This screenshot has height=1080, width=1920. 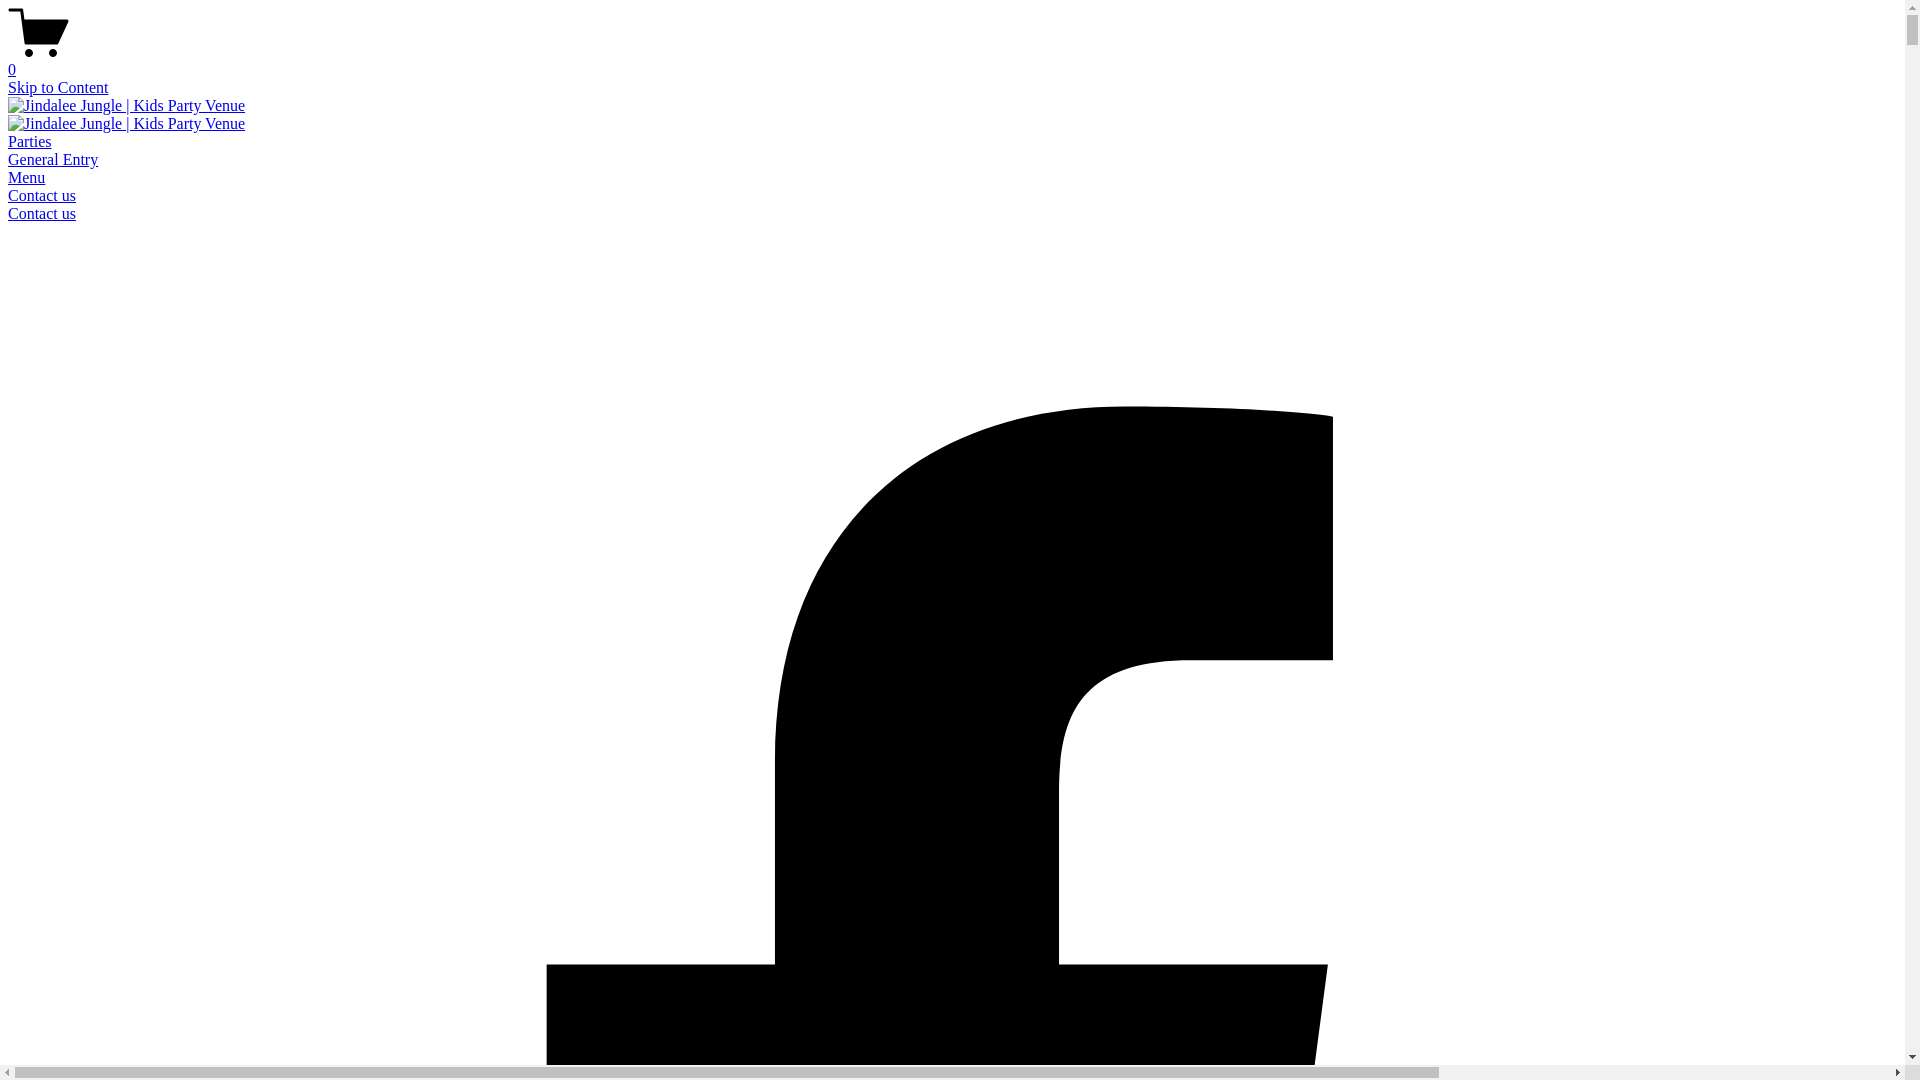 What do you see at coordinates (29, 140) in the screenshot?
I see `'Parties'` at bounding box center [29, 140].